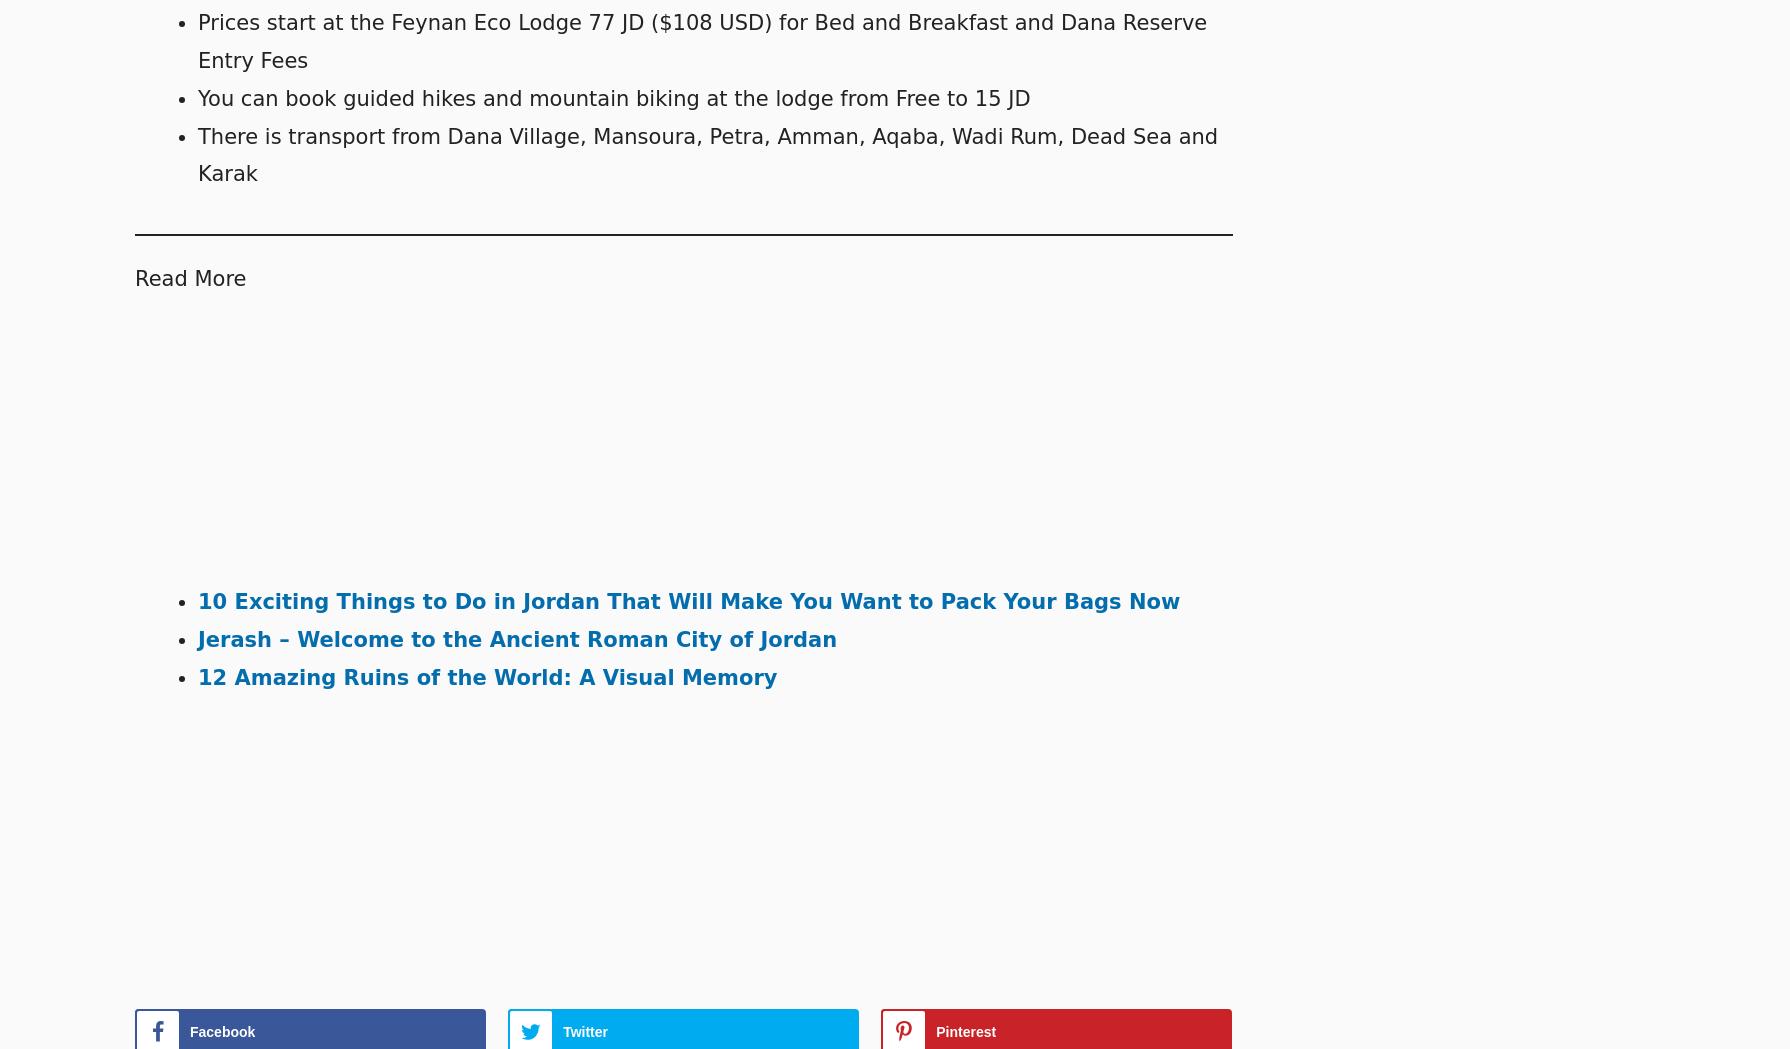  Describe the element at coordinates (486, 676) in the screenshot. I see `'12 Amazing Ruins of the World: A Visual Memory'` at that location.